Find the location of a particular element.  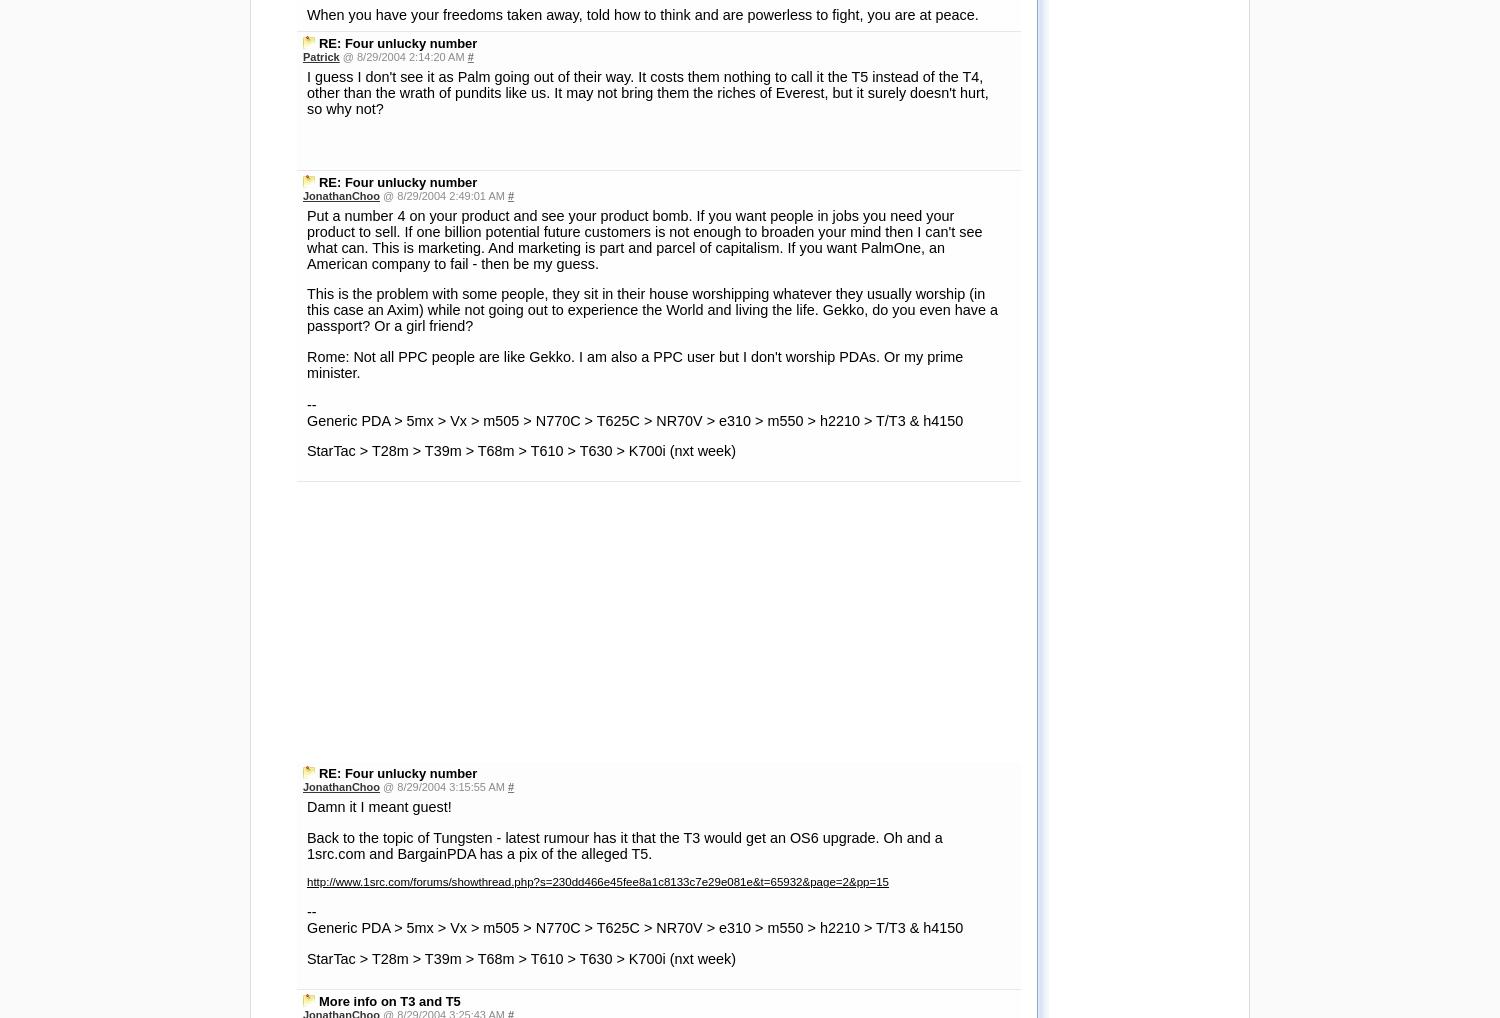

'@ 8/29/2004 2:21:49 PM' is located at coordinates (400, 683).